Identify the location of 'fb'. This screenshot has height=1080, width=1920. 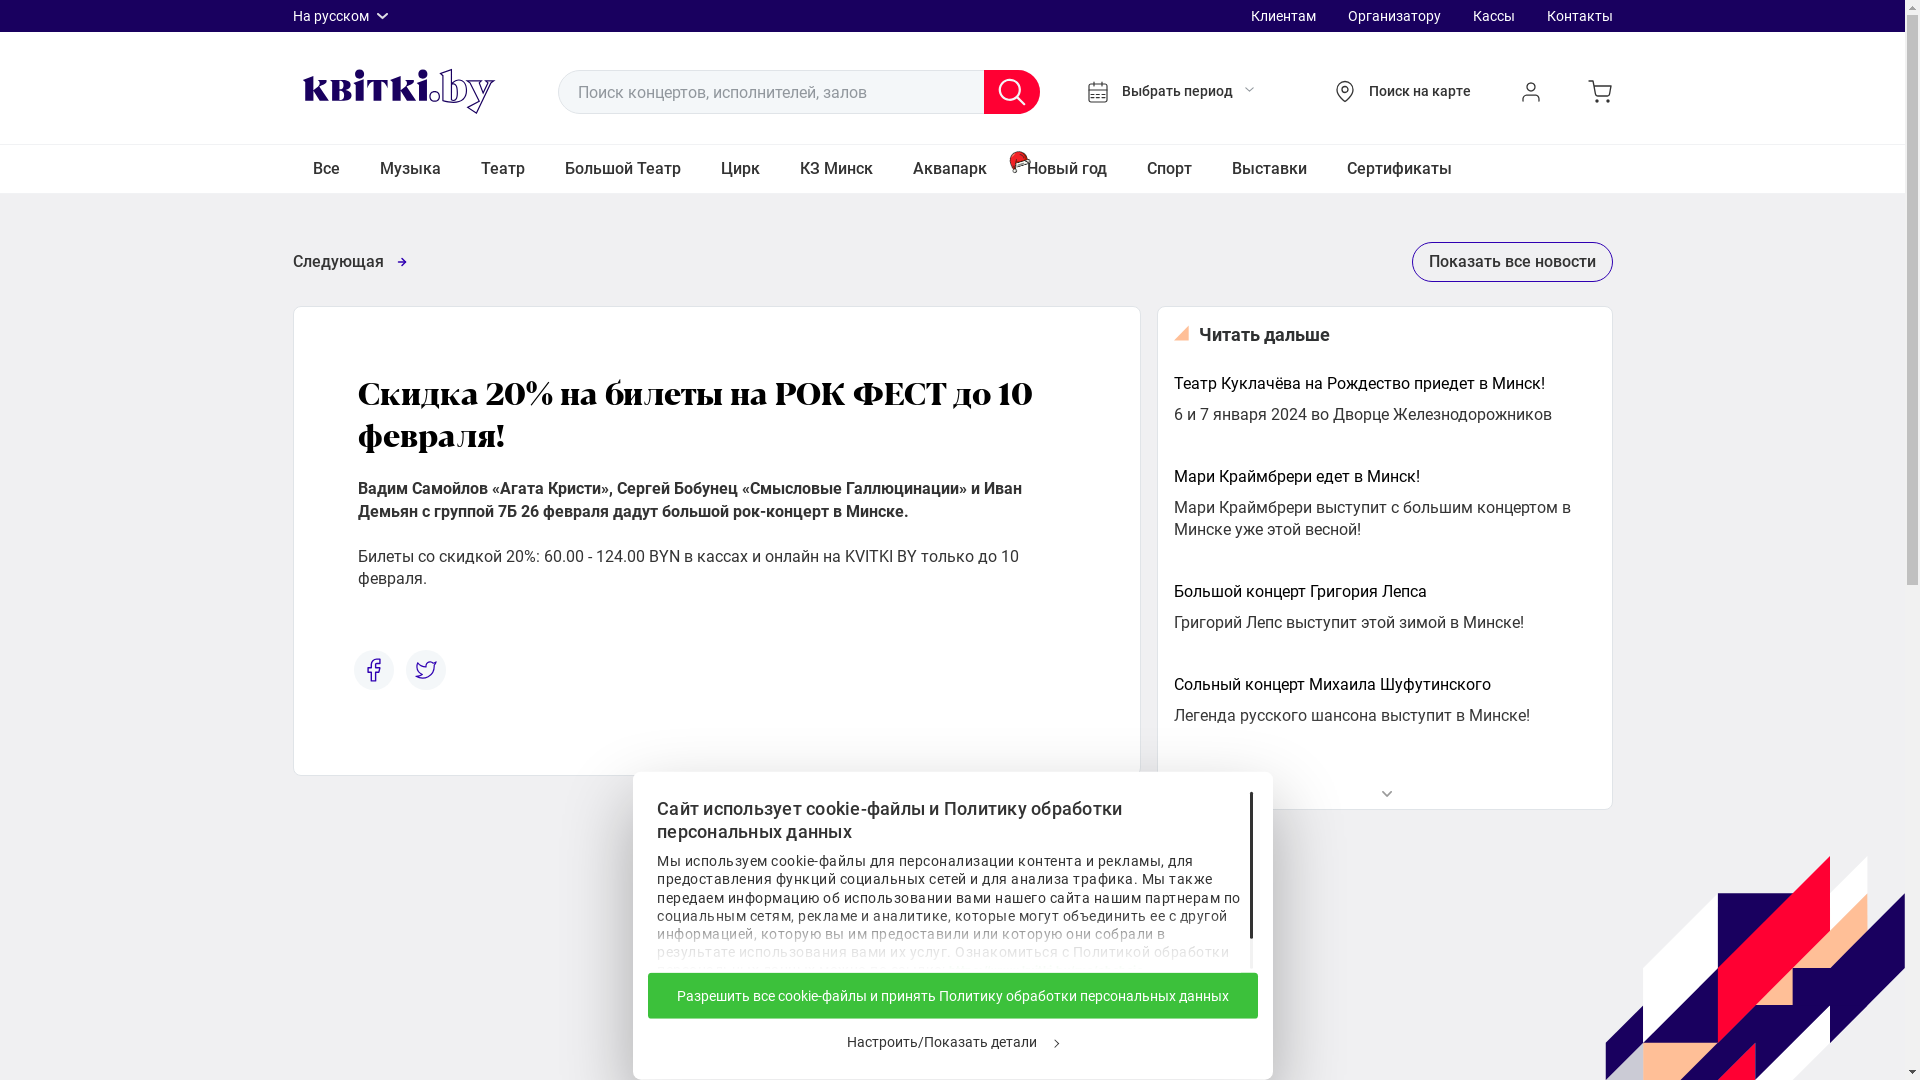
(374, 670).